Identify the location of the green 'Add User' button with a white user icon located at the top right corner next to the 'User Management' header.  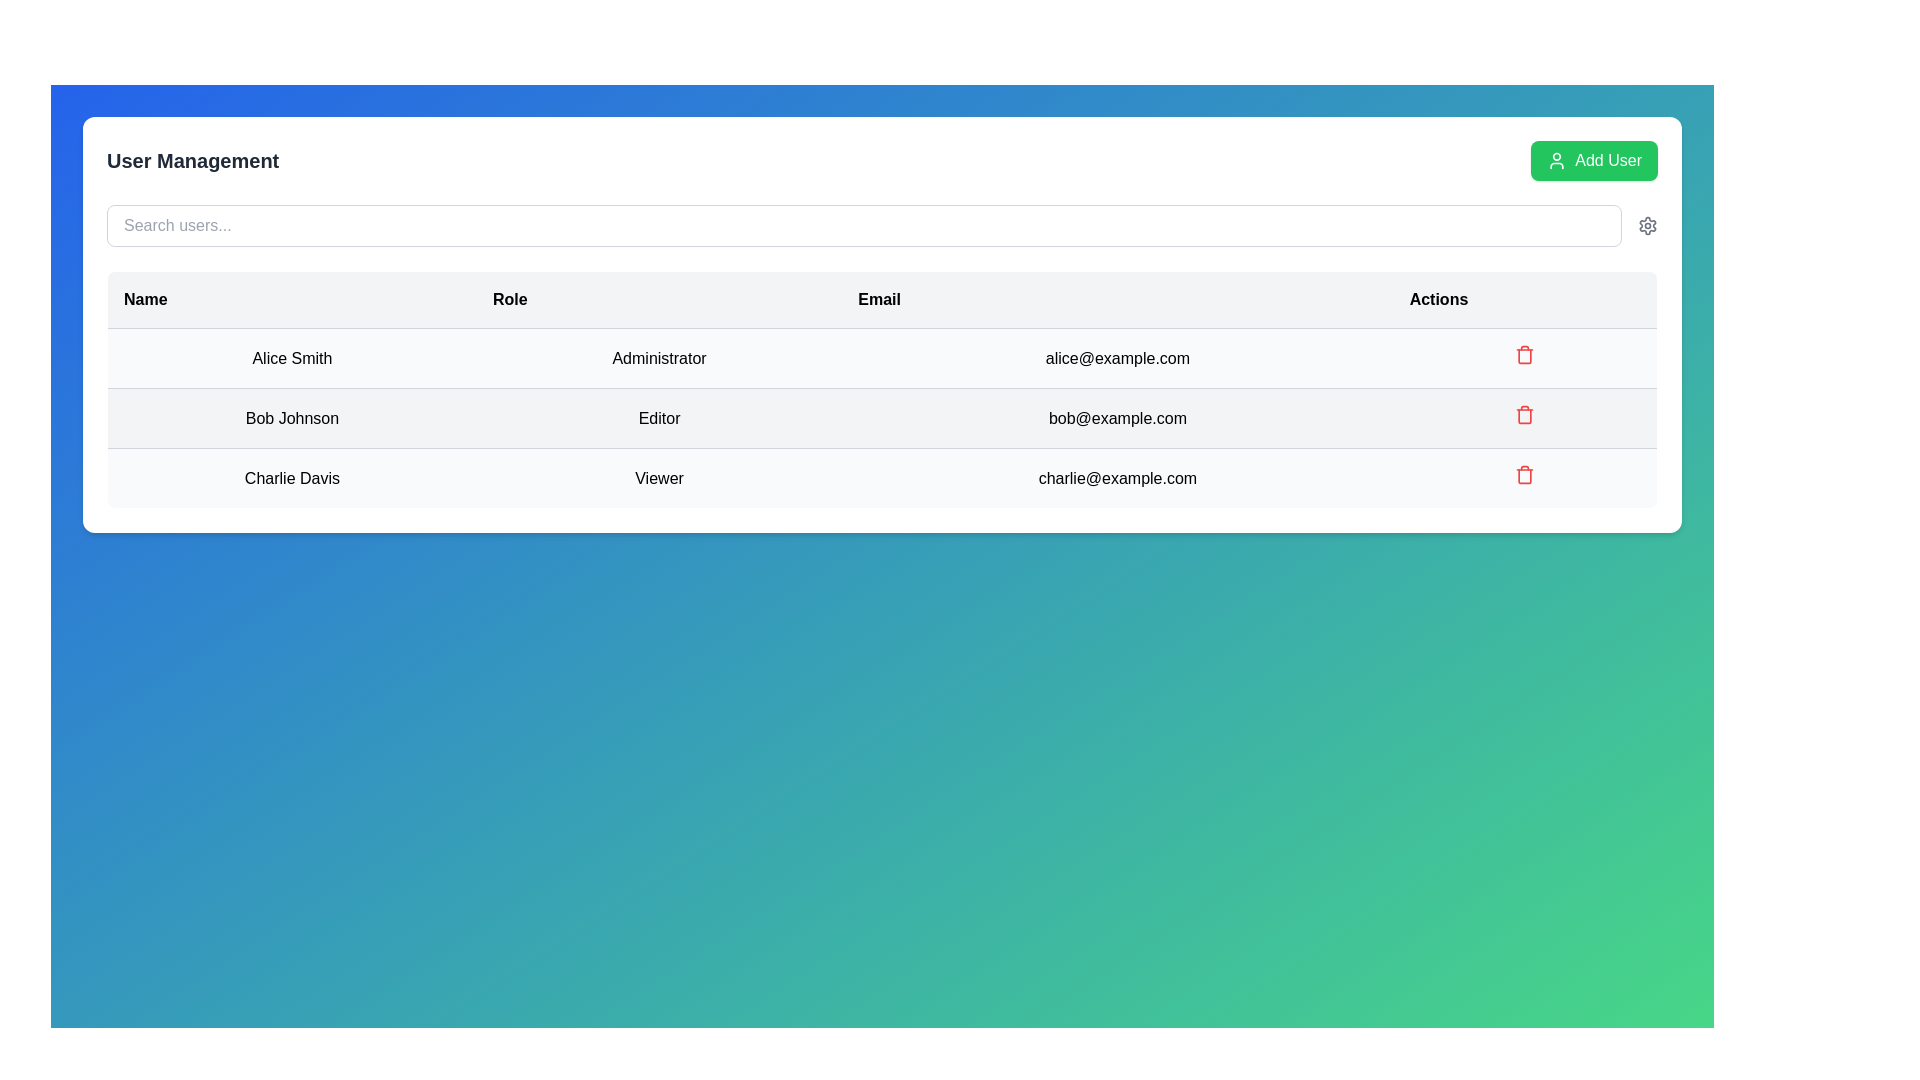
(1593, 160).